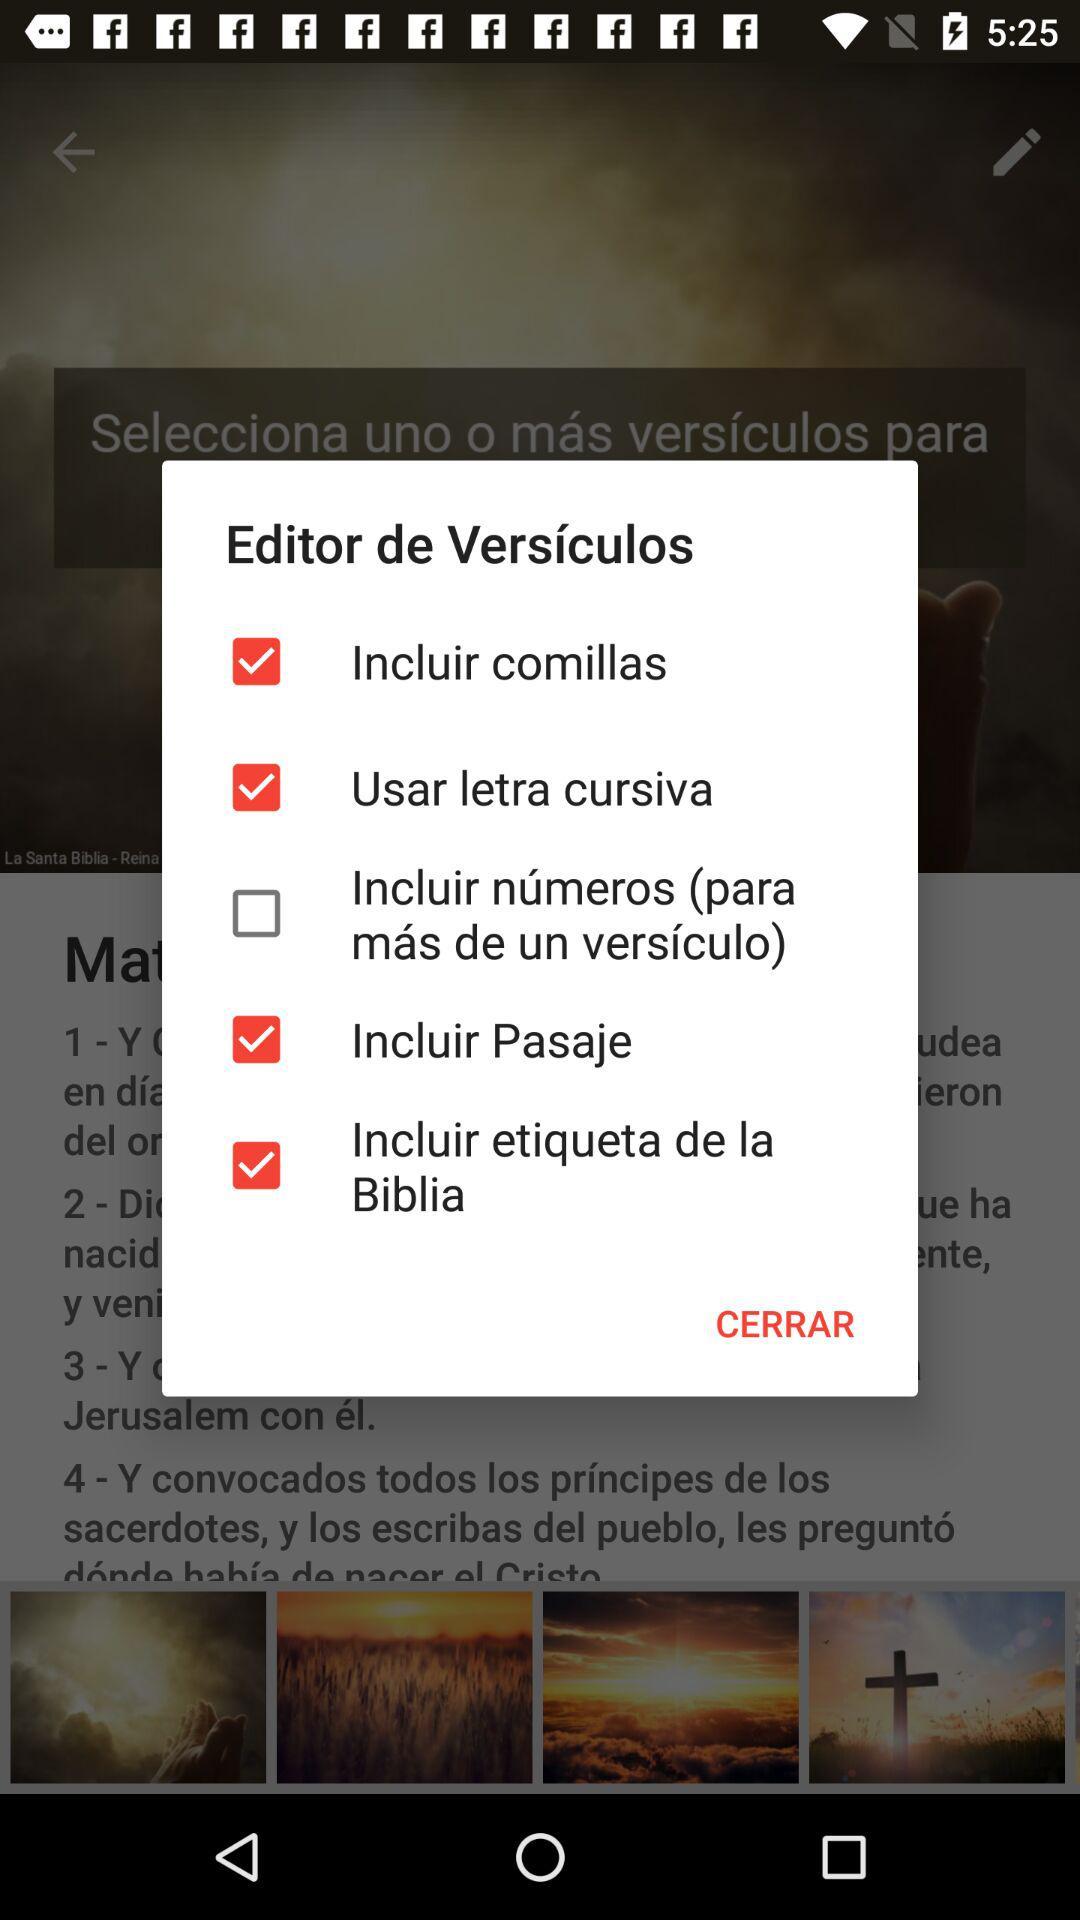  Describe the element at coordinates (784, 1323) in the screenshot. I see `the cerrar item` at that location.